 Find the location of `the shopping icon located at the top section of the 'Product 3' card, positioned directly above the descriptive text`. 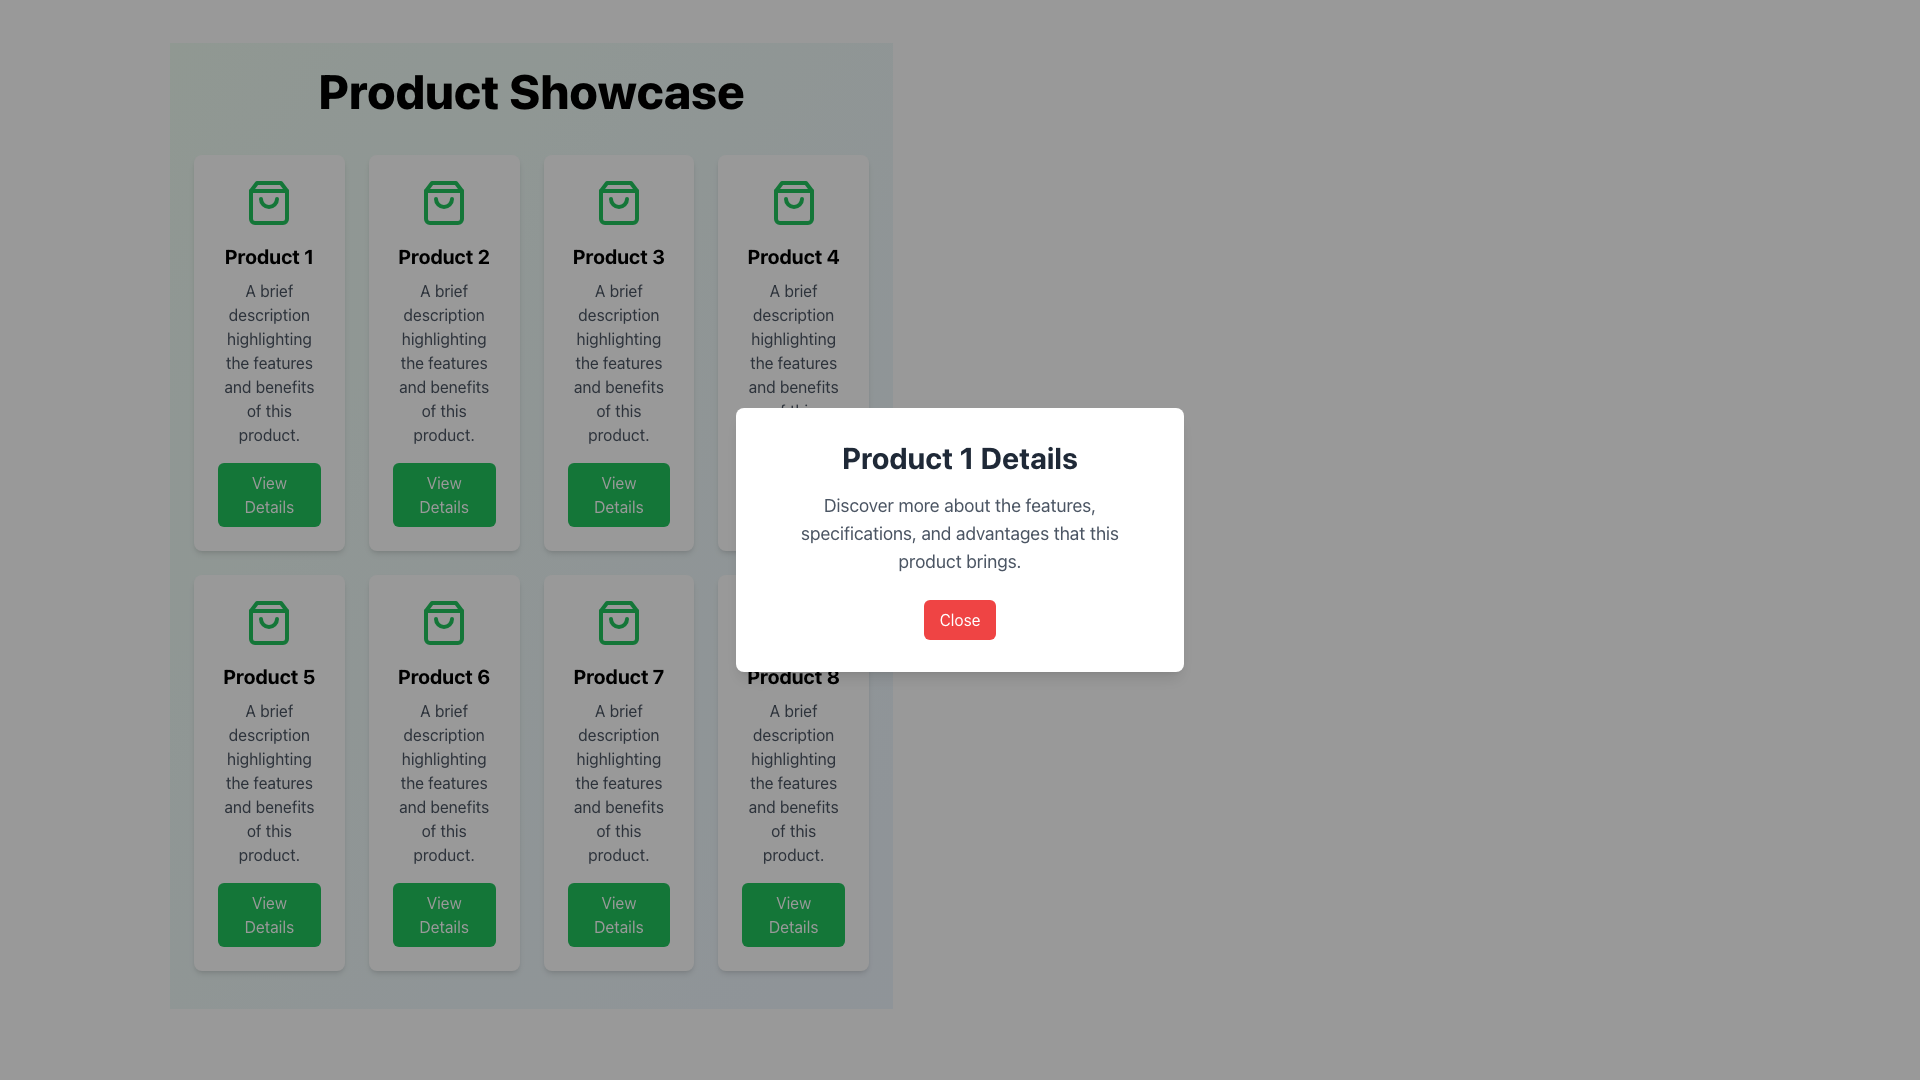

the shopping icon located at the top section of the 'Product 3' card, positioned directly above the descriptive text is located at coordinates (617, 203).